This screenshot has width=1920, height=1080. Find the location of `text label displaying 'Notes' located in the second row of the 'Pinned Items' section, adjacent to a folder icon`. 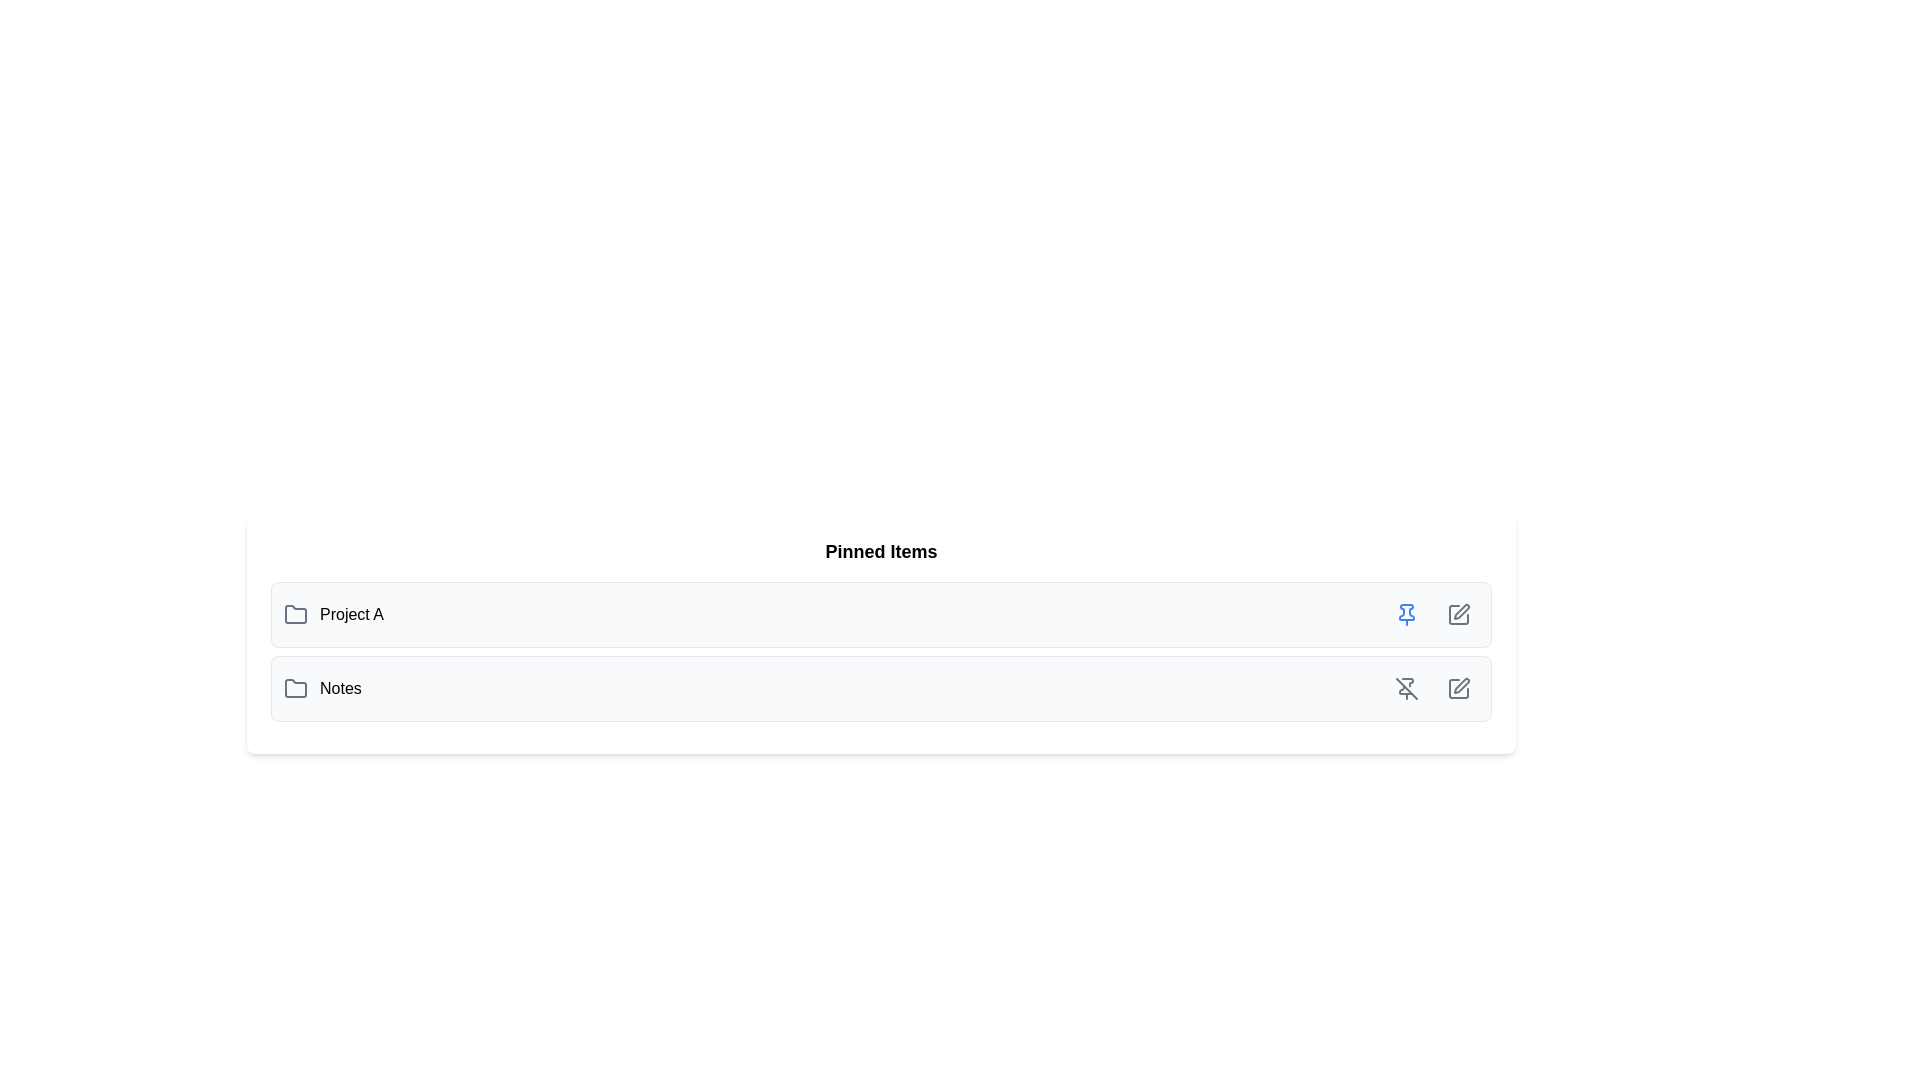

text label displaying 'Notes' located in the second row of the 'Pinned Items' section, adjacent to a folder icon is located at coordinates (340, 688).